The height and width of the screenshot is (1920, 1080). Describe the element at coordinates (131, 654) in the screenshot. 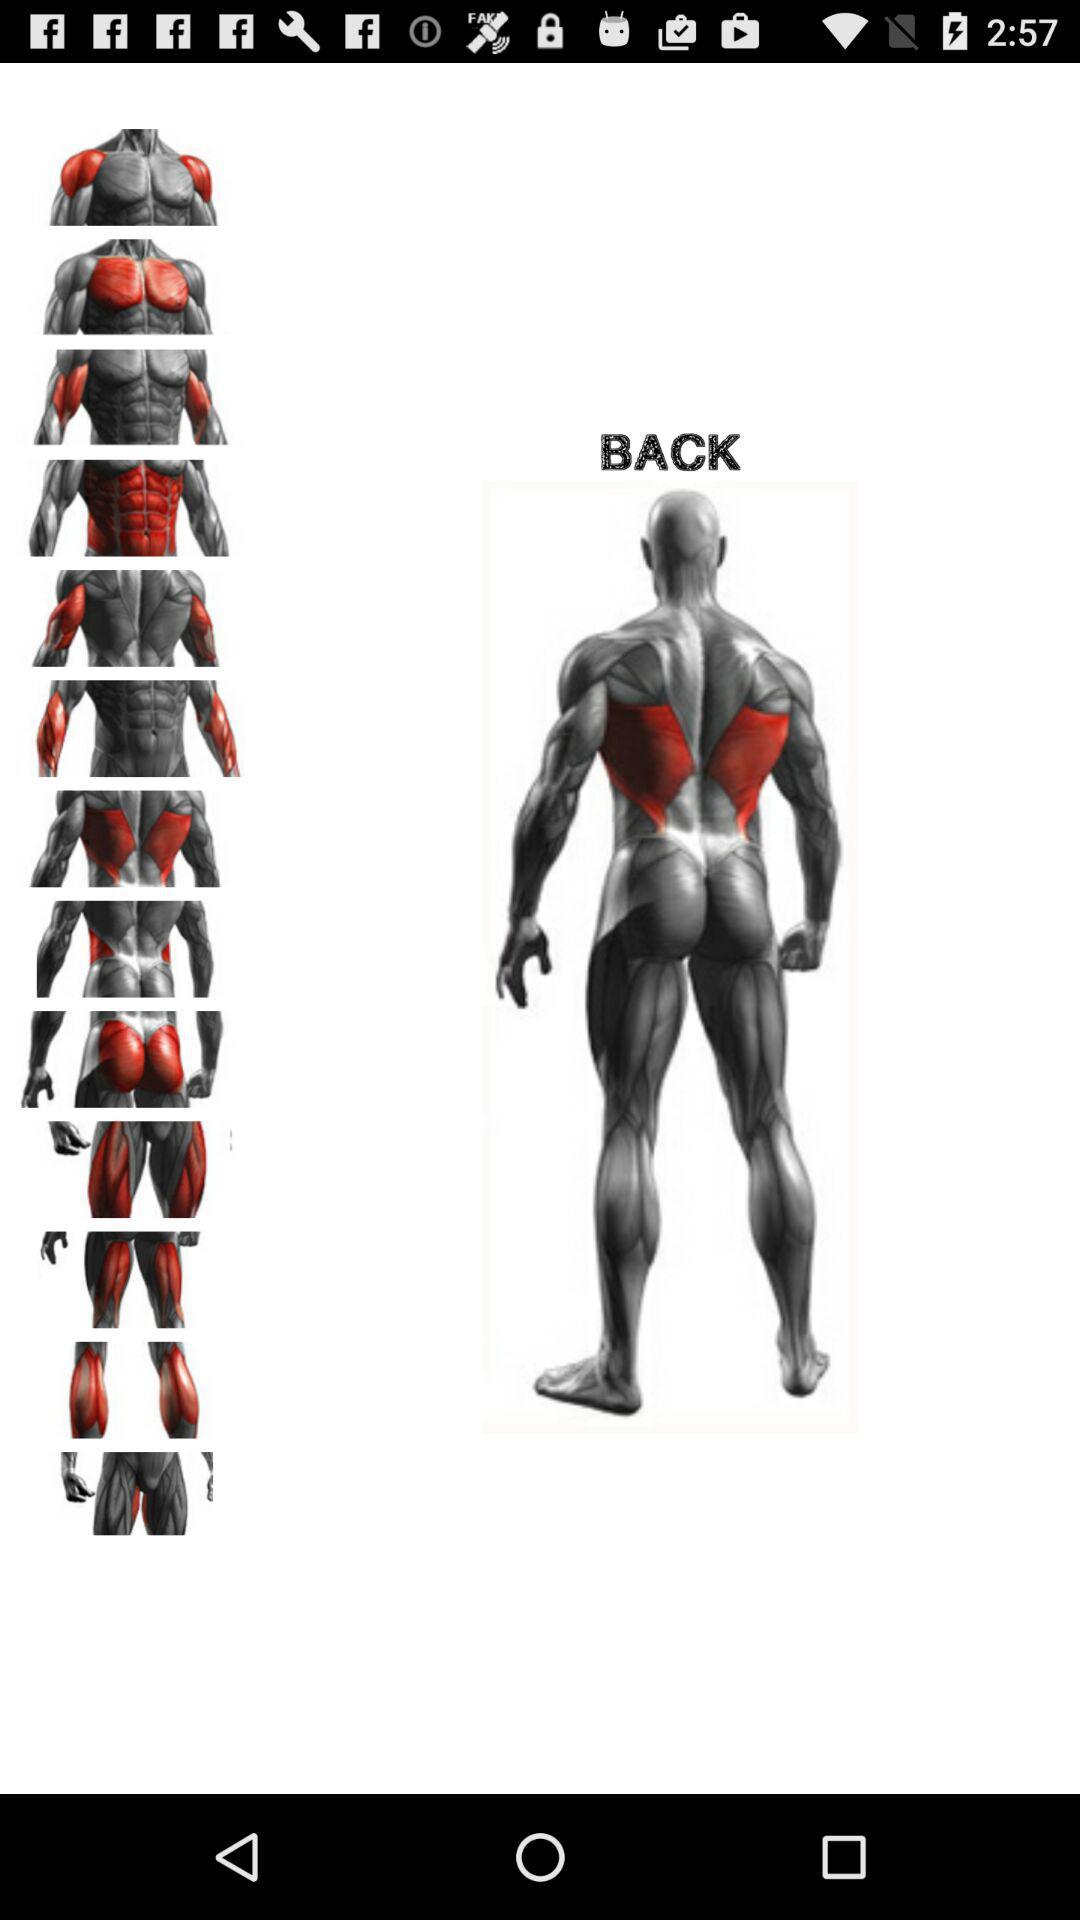

I see `the font icon` at that location.